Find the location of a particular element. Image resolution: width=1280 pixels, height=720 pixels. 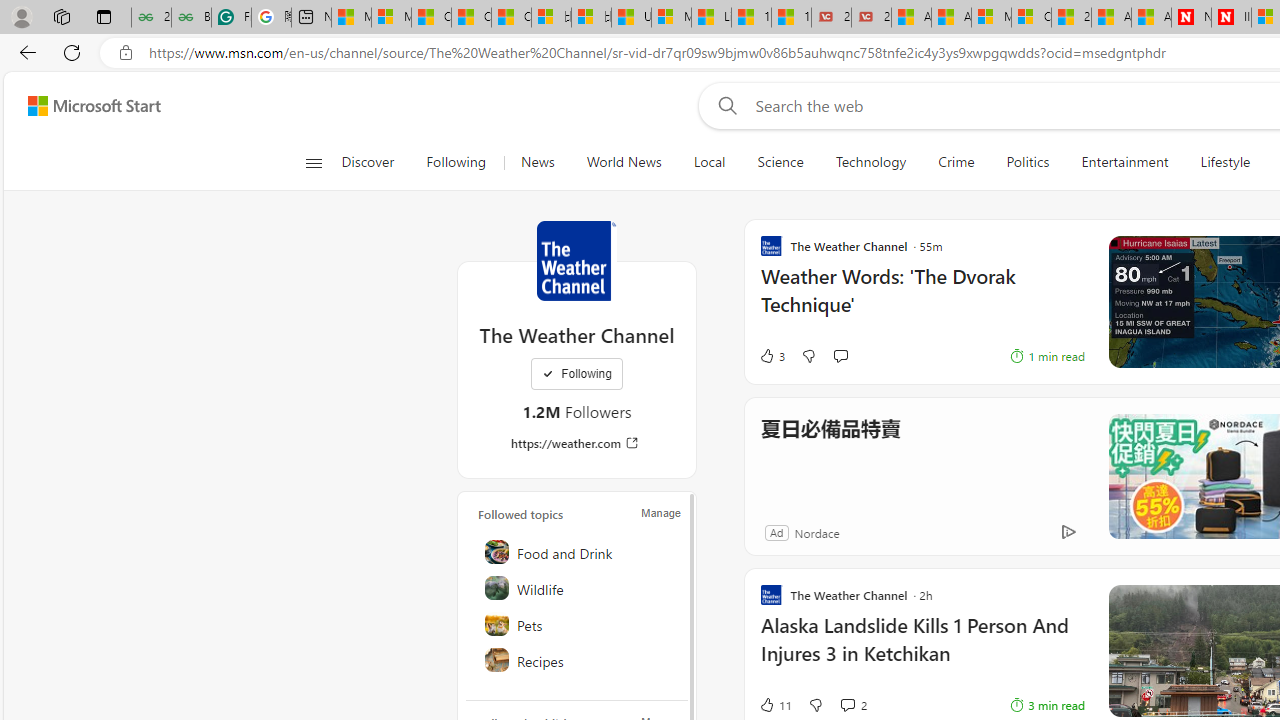

'15 Ways Modern Life Contradicts the Teachings of Jesus' is located at coordinates (790, 17).